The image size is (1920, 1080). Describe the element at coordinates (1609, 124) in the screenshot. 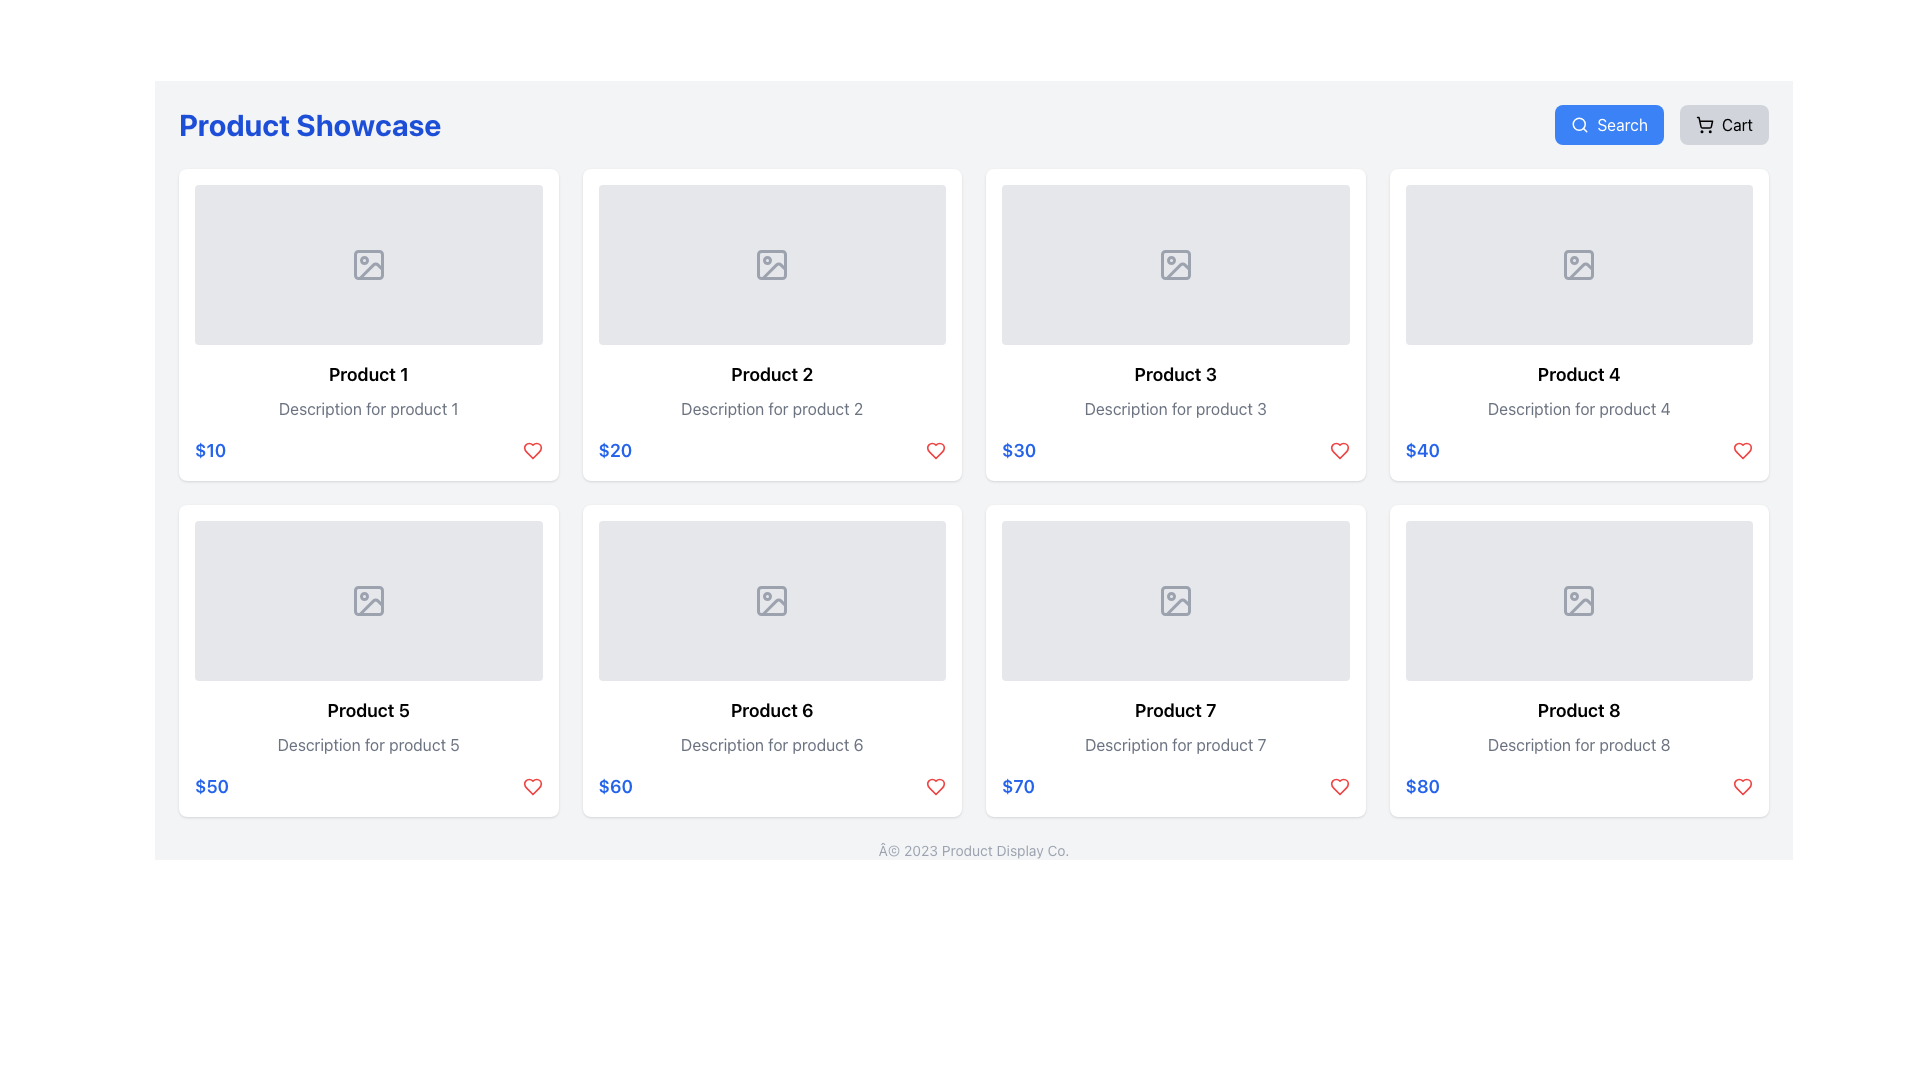

I see `the blue 'Search' button with white text and a magnifying glass icon, located at the top-right corner of the interface, to initiate a search` at that location.